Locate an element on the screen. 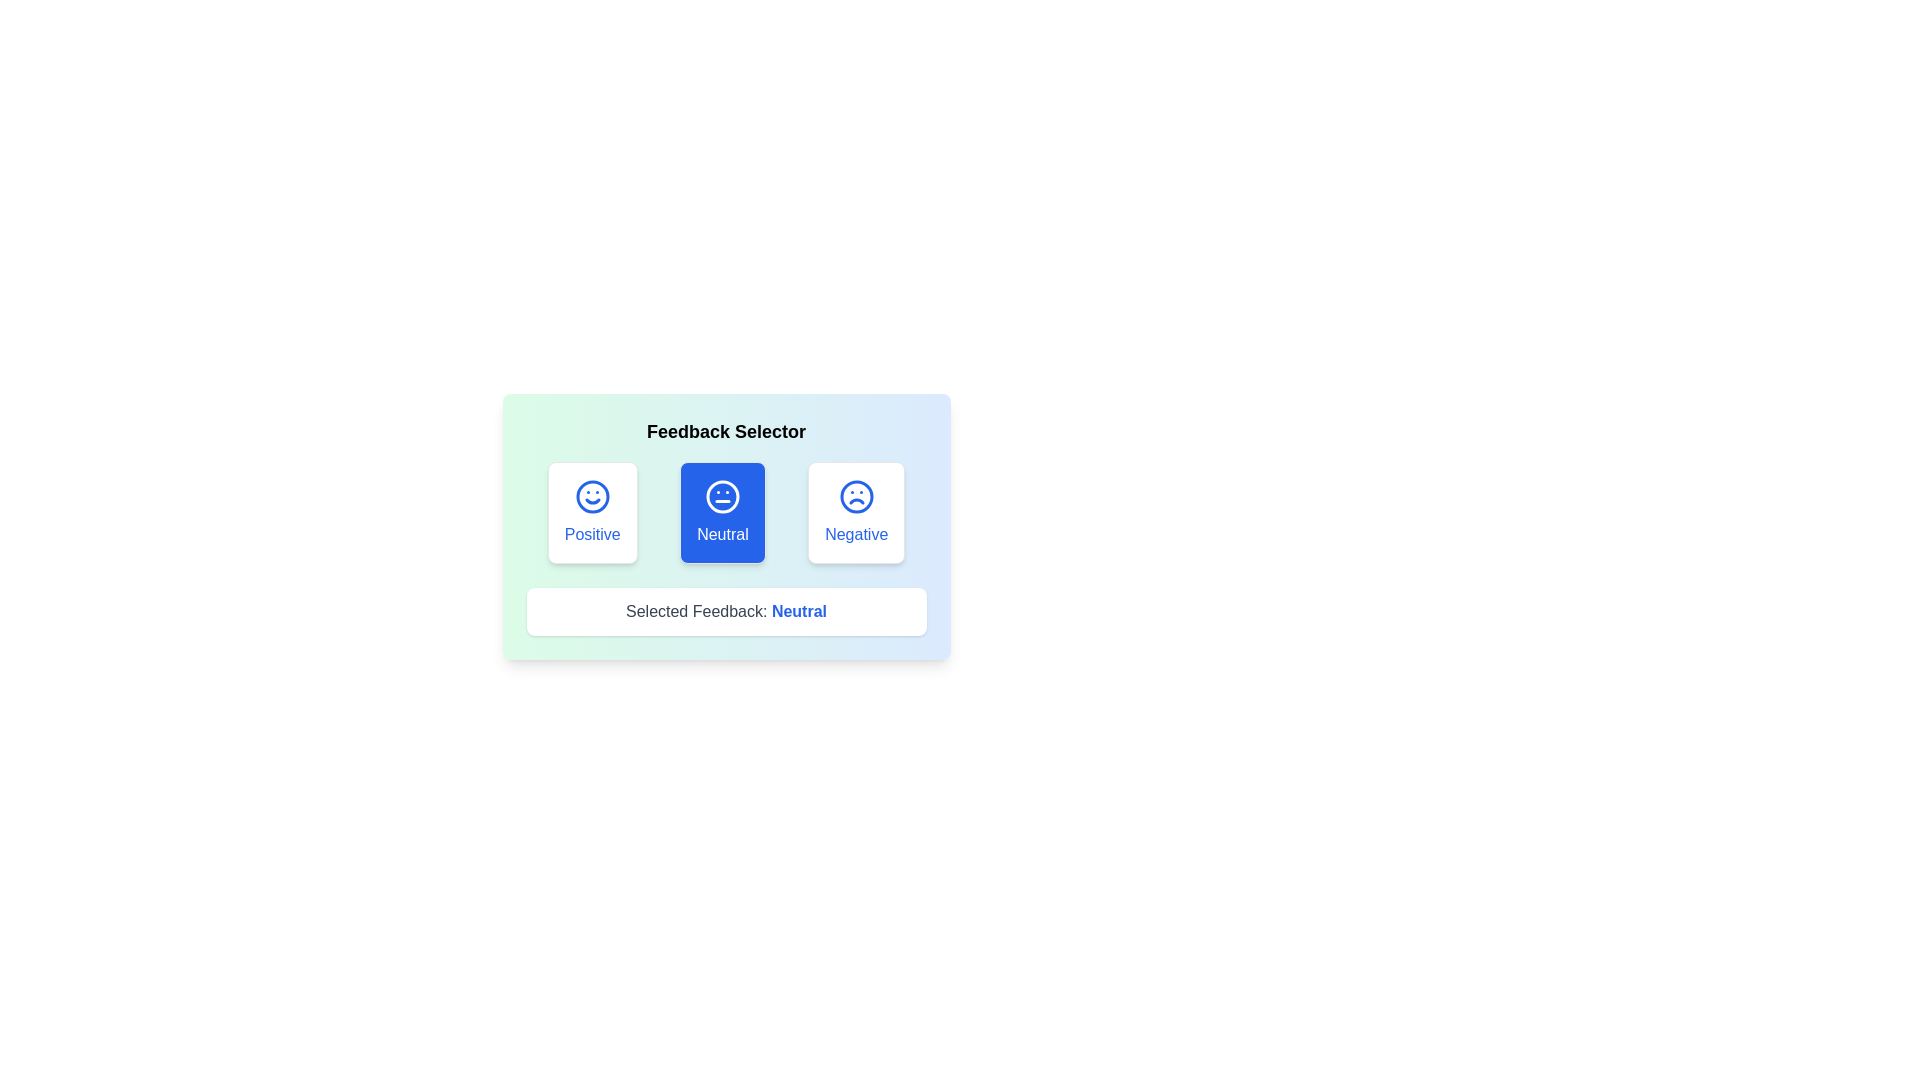 This screenshot has width=1920, height=1080. the feedback option Positive by clicking the corresponding button is located at coordinates (590, 512).